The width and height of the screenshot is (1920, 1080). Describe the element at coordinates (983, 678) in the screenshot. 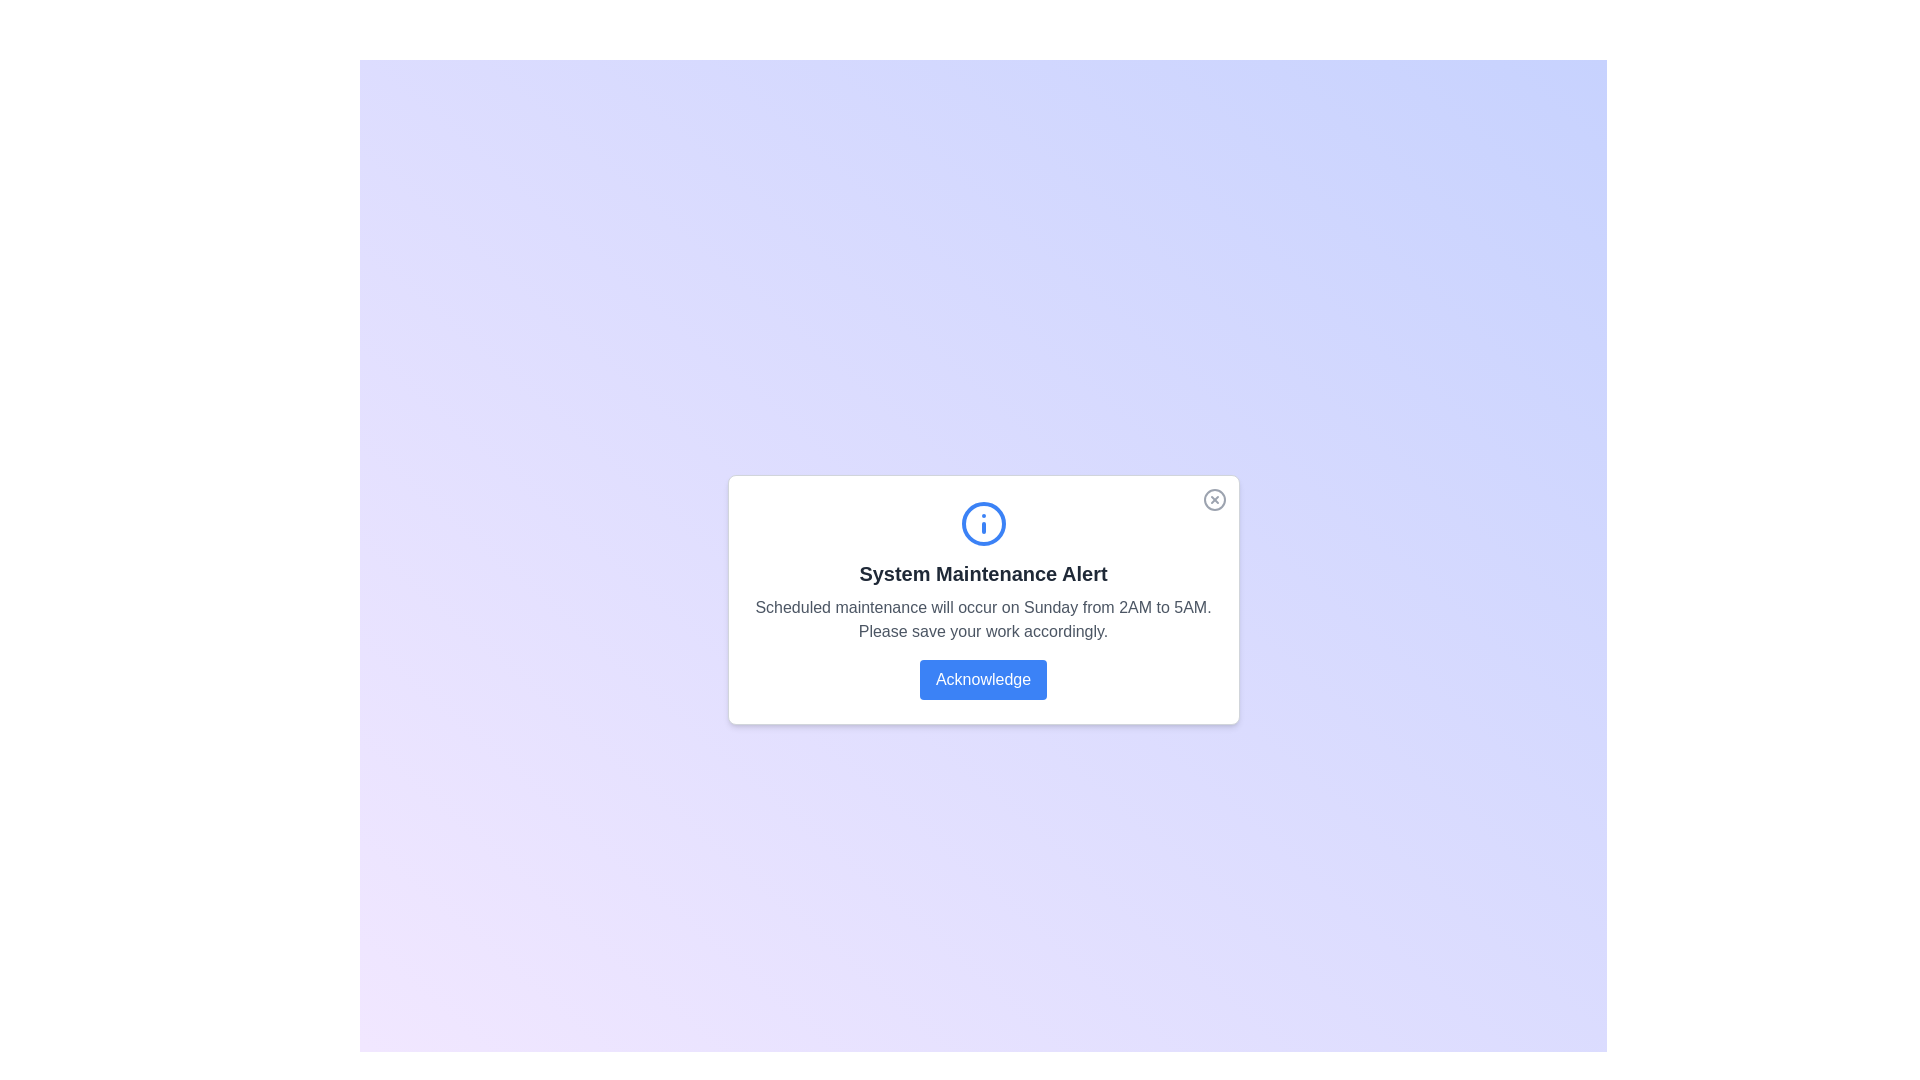

I see `the 'Acknowledge' button to confirm the alert` at that location.